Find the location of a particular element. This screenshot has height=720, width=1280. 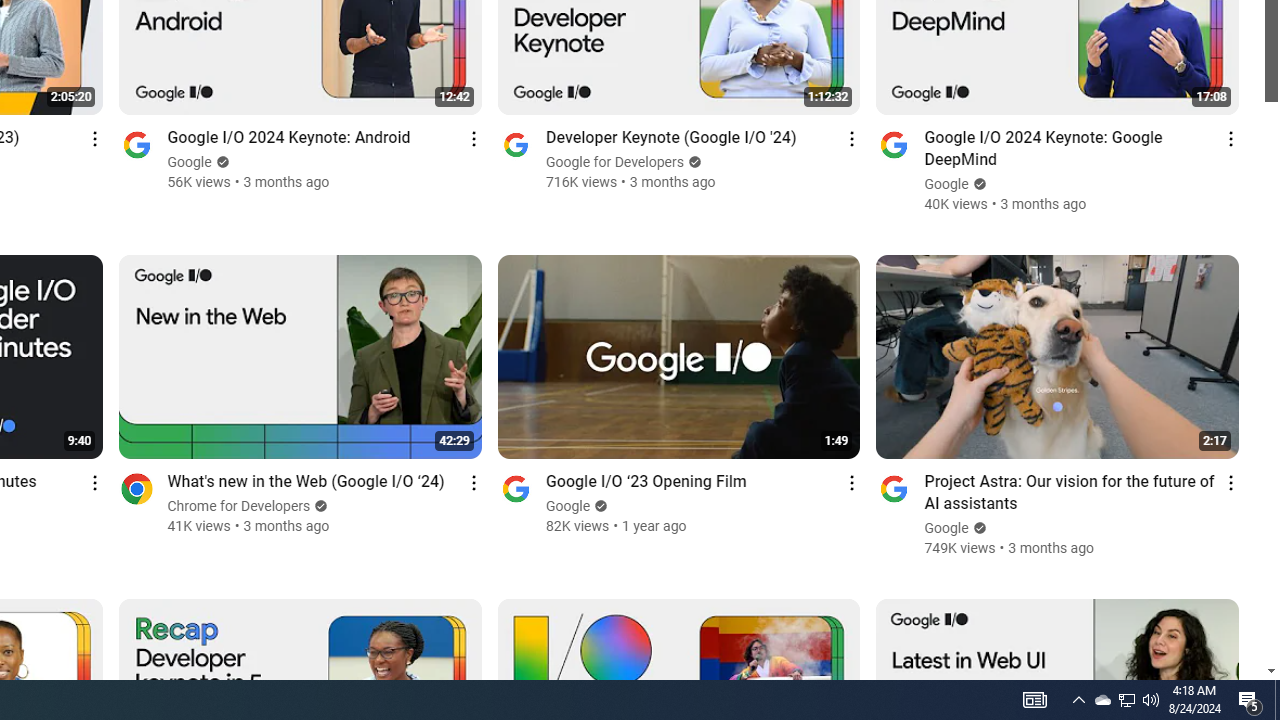

'Google' is located at coordinates (946, 527).